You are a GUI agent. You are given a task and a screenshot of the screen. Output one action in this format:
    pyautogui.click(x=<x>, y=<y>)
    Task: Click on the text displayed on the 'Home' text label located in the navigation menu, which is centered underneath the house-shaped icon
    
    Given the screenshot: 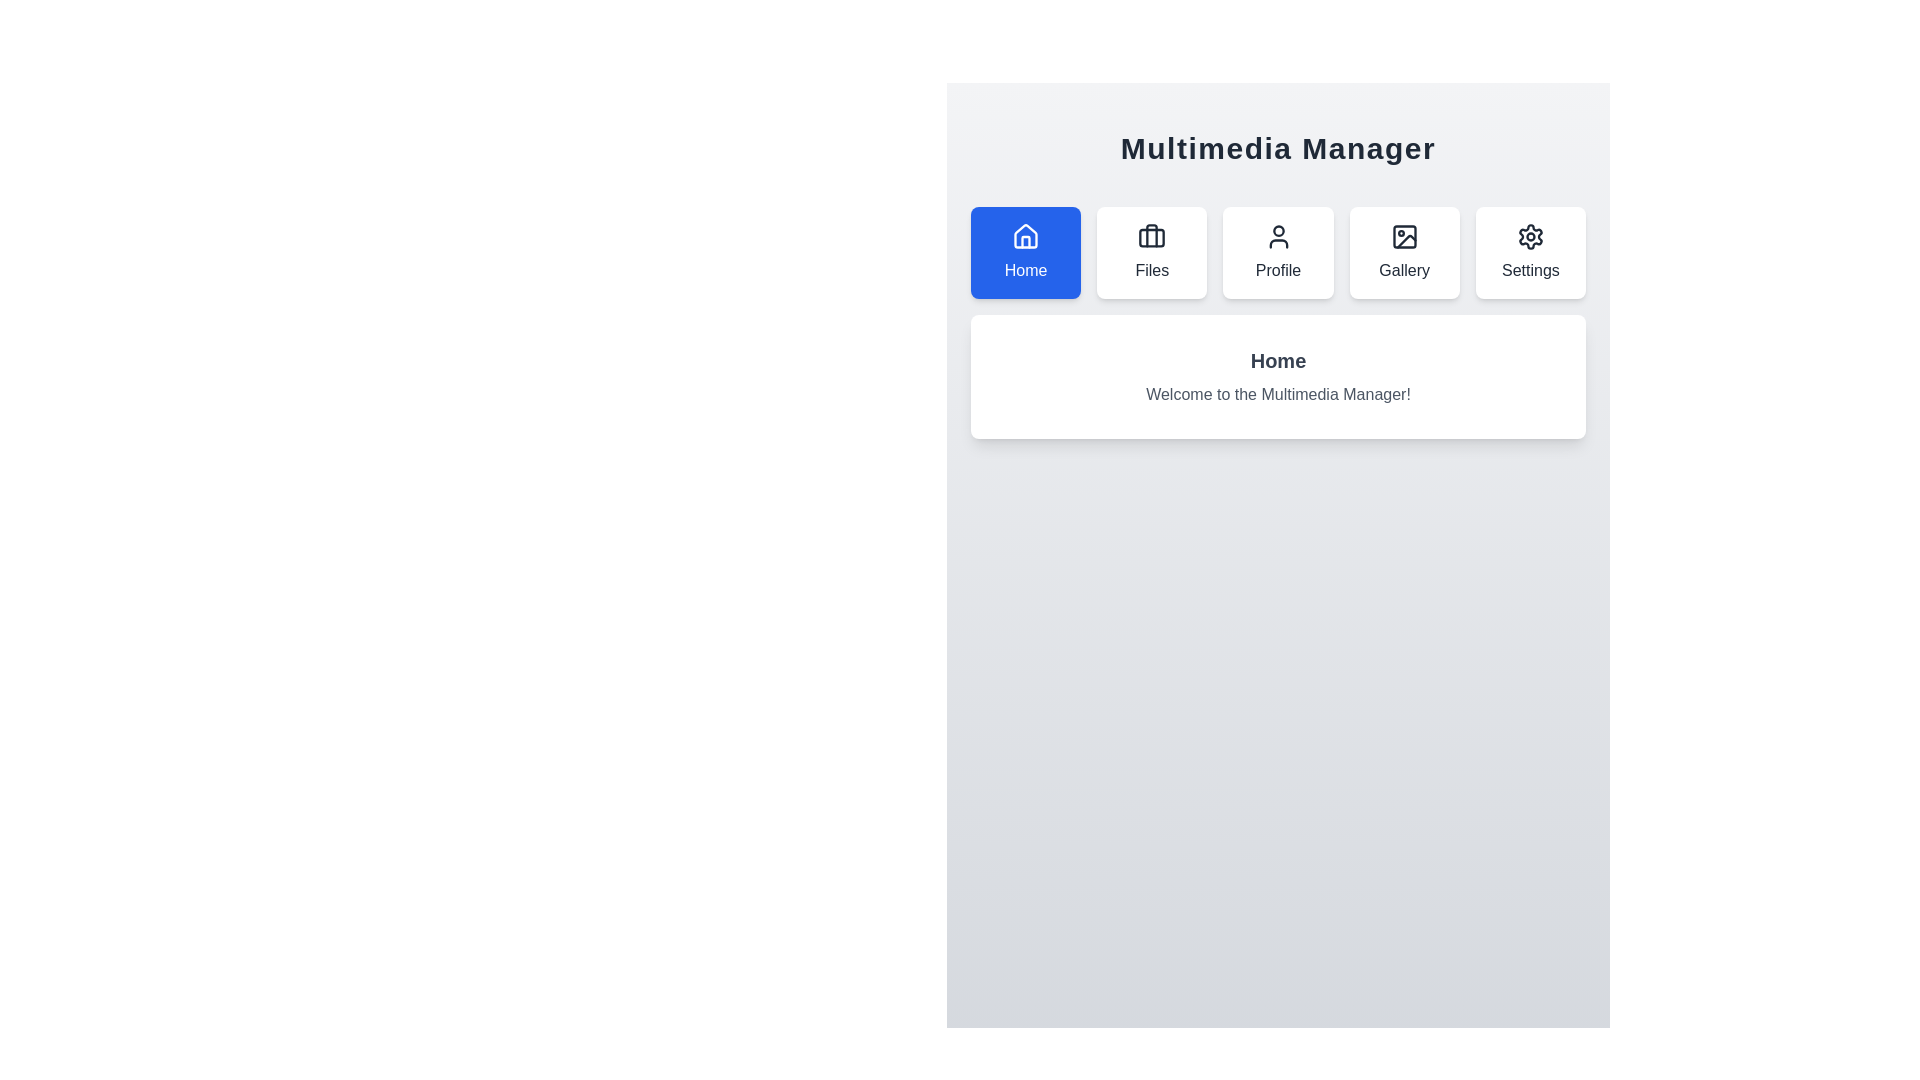 What is the action you would take?
    pyautogui.click(x=1026, y=270)
    